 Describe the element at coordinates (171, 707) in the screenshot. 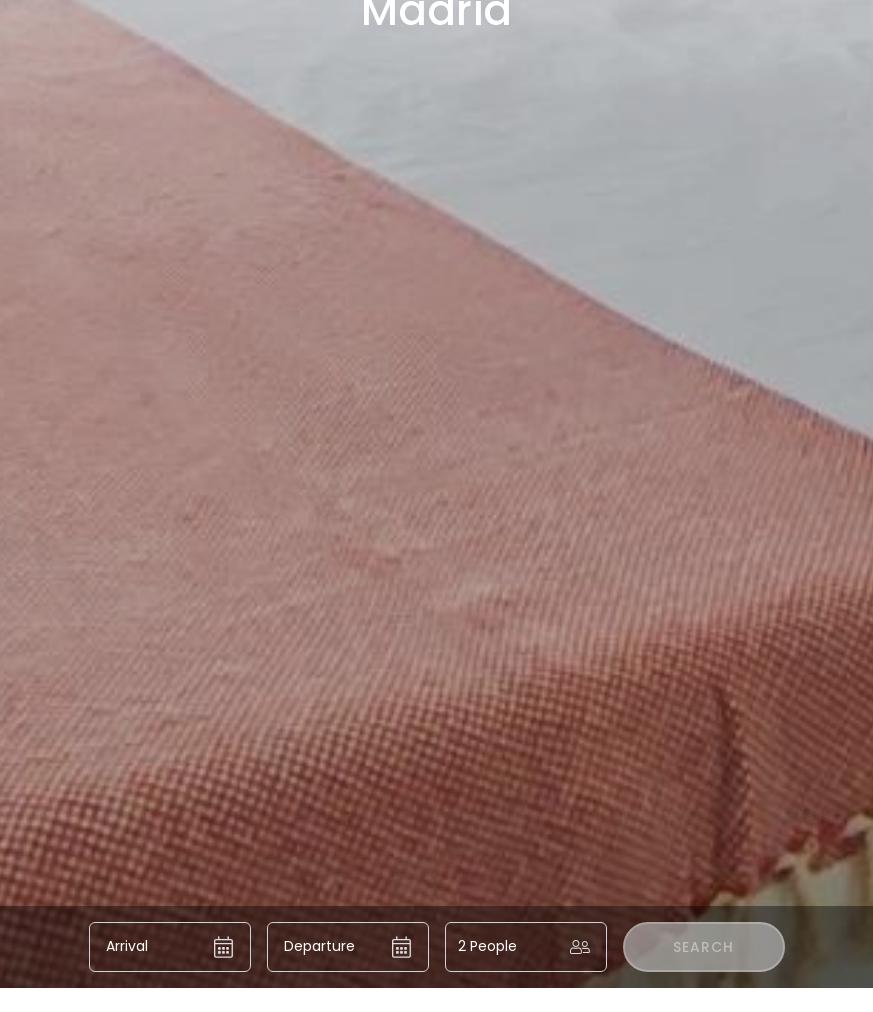

I see `'More information'` at that location.